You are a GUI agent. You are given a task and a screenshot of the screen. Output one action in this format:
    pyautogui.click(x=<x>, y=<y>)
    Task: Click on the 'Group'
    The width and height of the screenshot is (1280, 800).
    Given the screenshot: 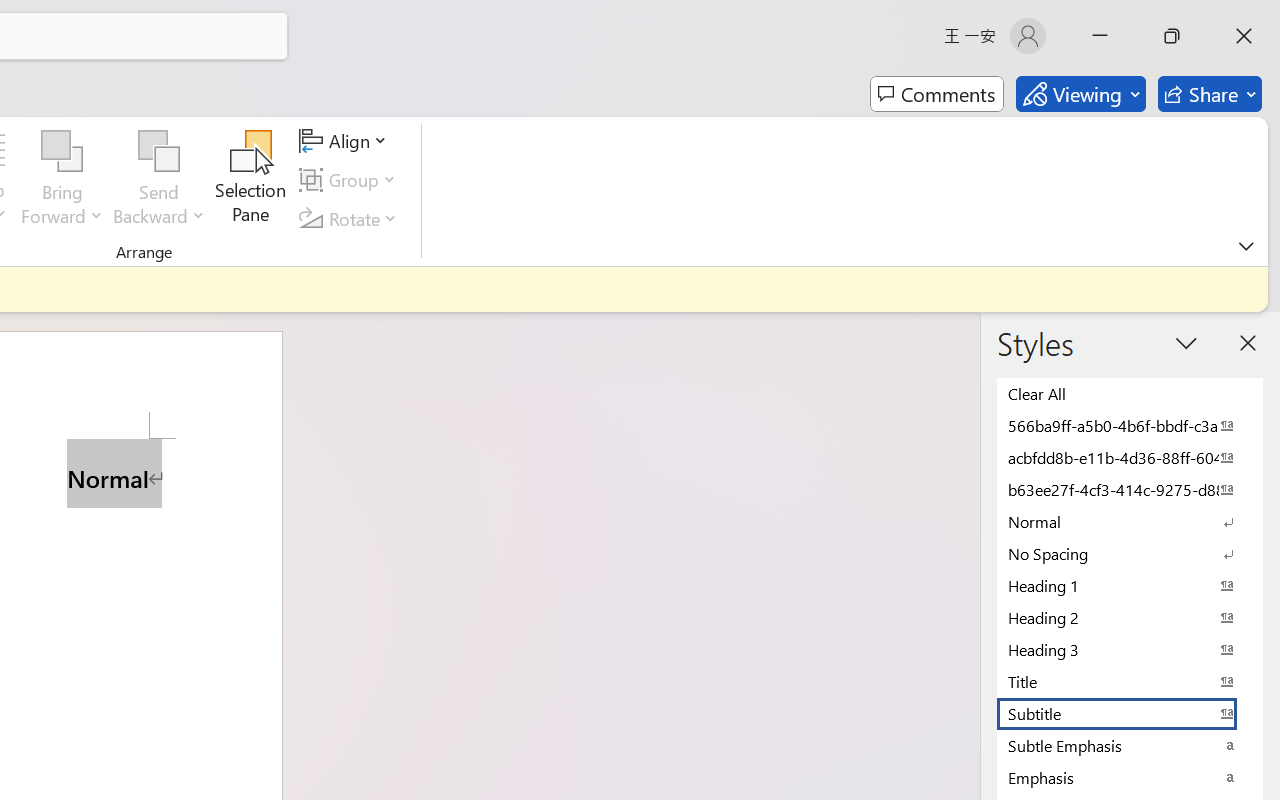 What is the action you would take?
    pyautogui.click(x=351, y=179)
    